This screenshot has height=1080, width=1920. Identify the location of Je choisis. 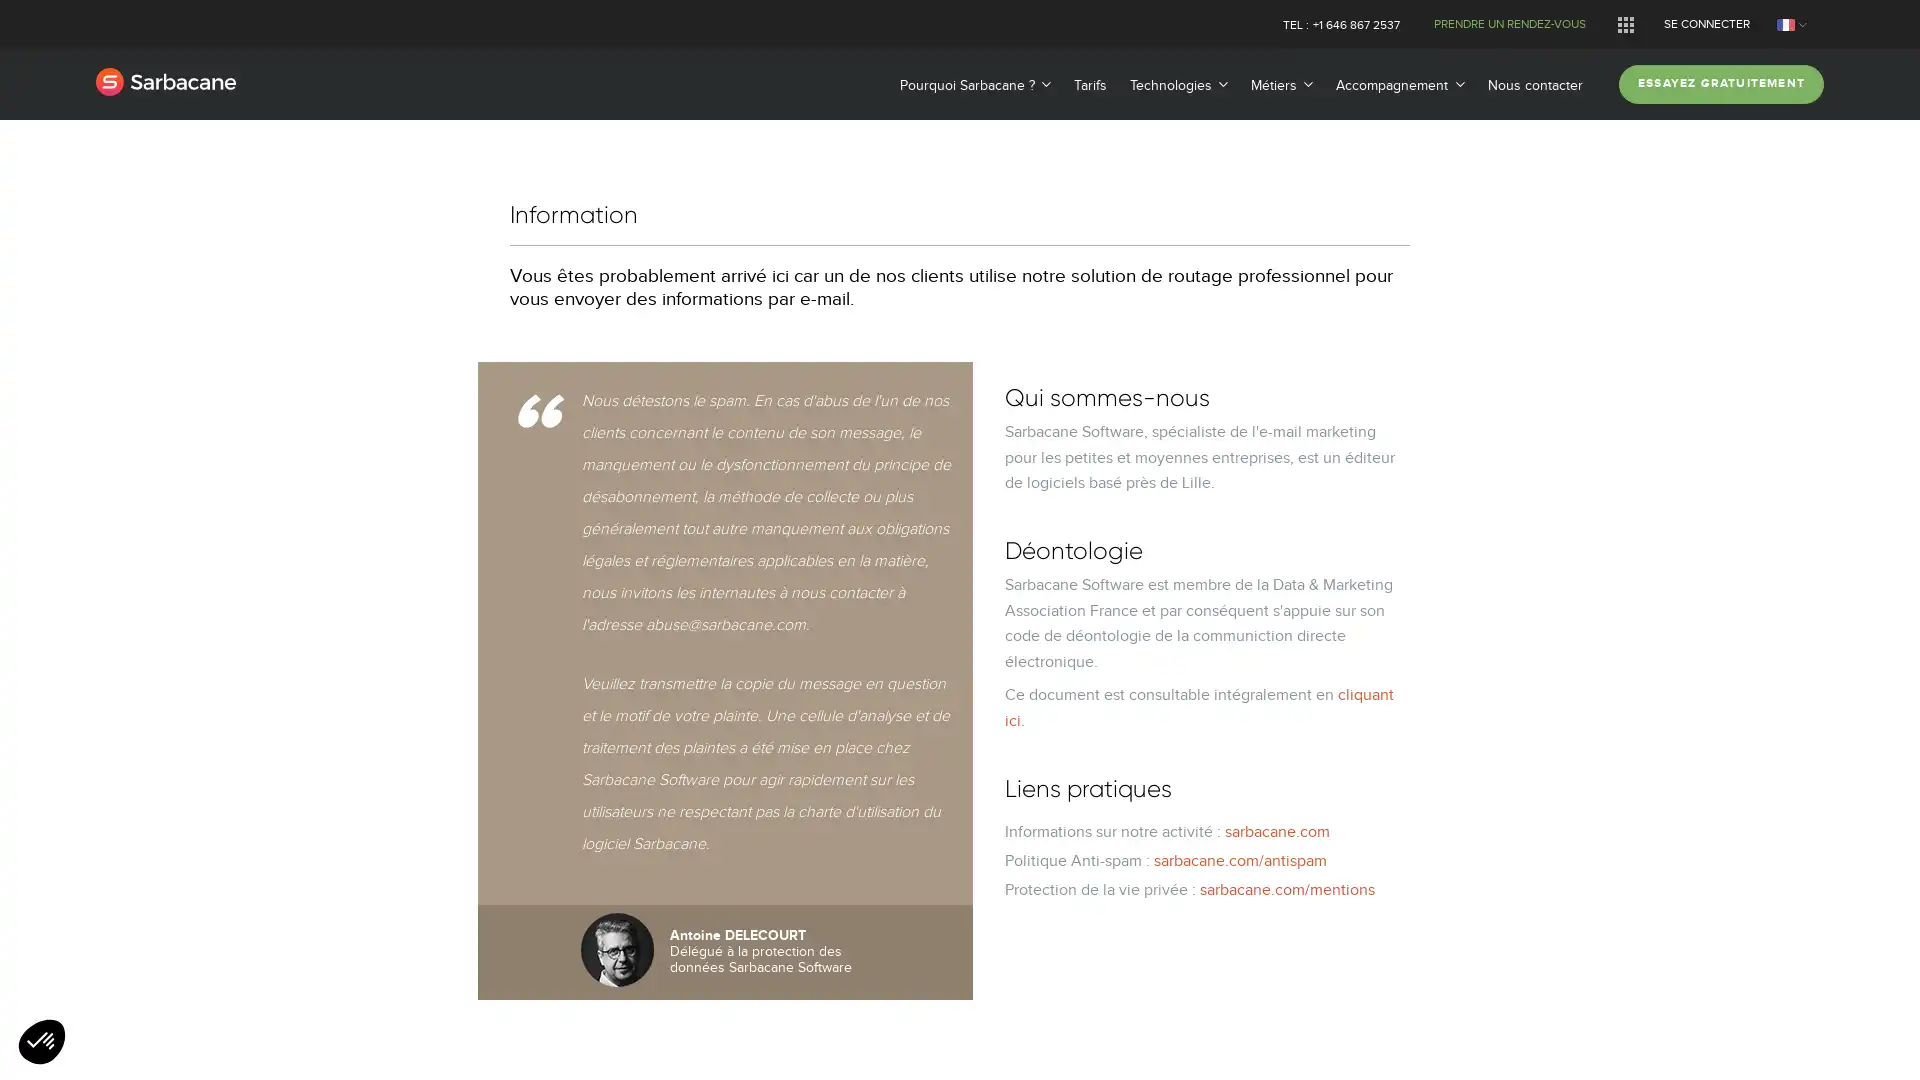
(960, 676).